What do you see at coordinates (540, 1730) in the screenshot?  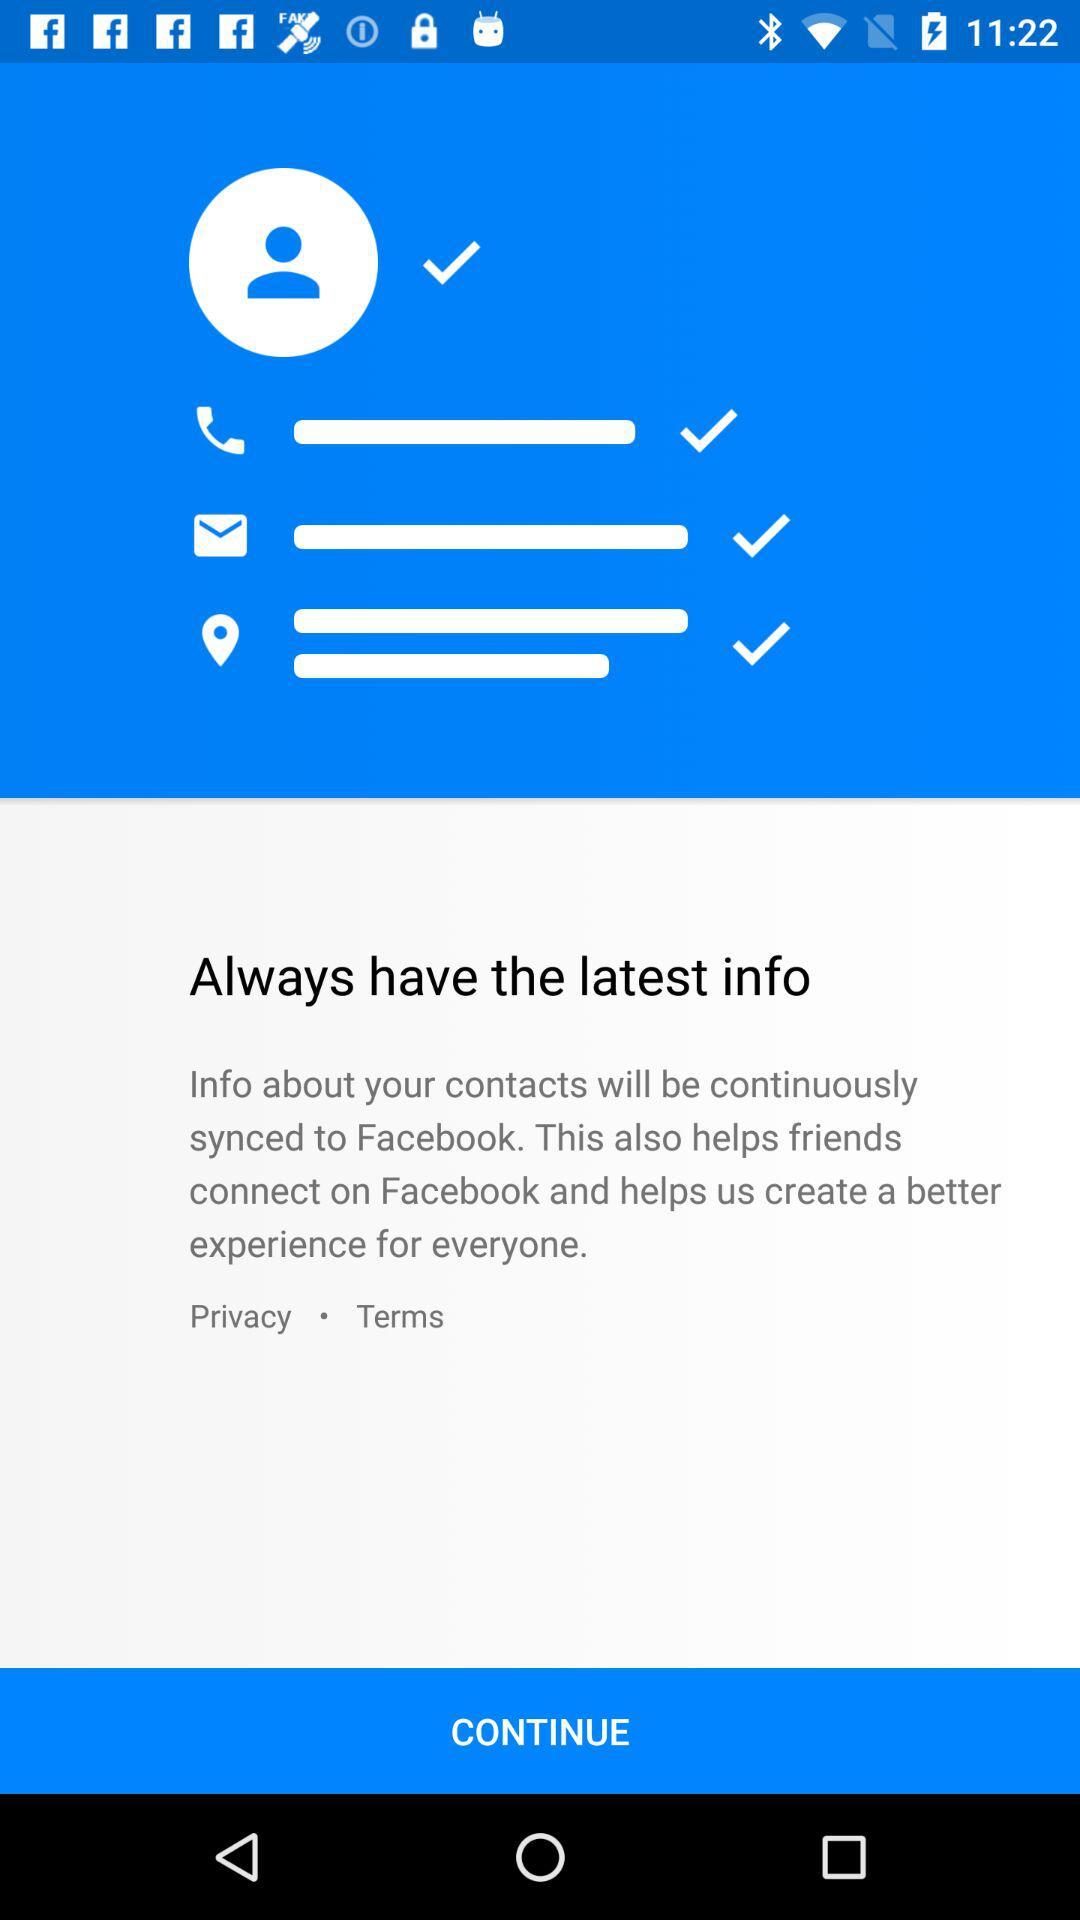 I see `the icon below privacy` at bounding box center [540, 1730].